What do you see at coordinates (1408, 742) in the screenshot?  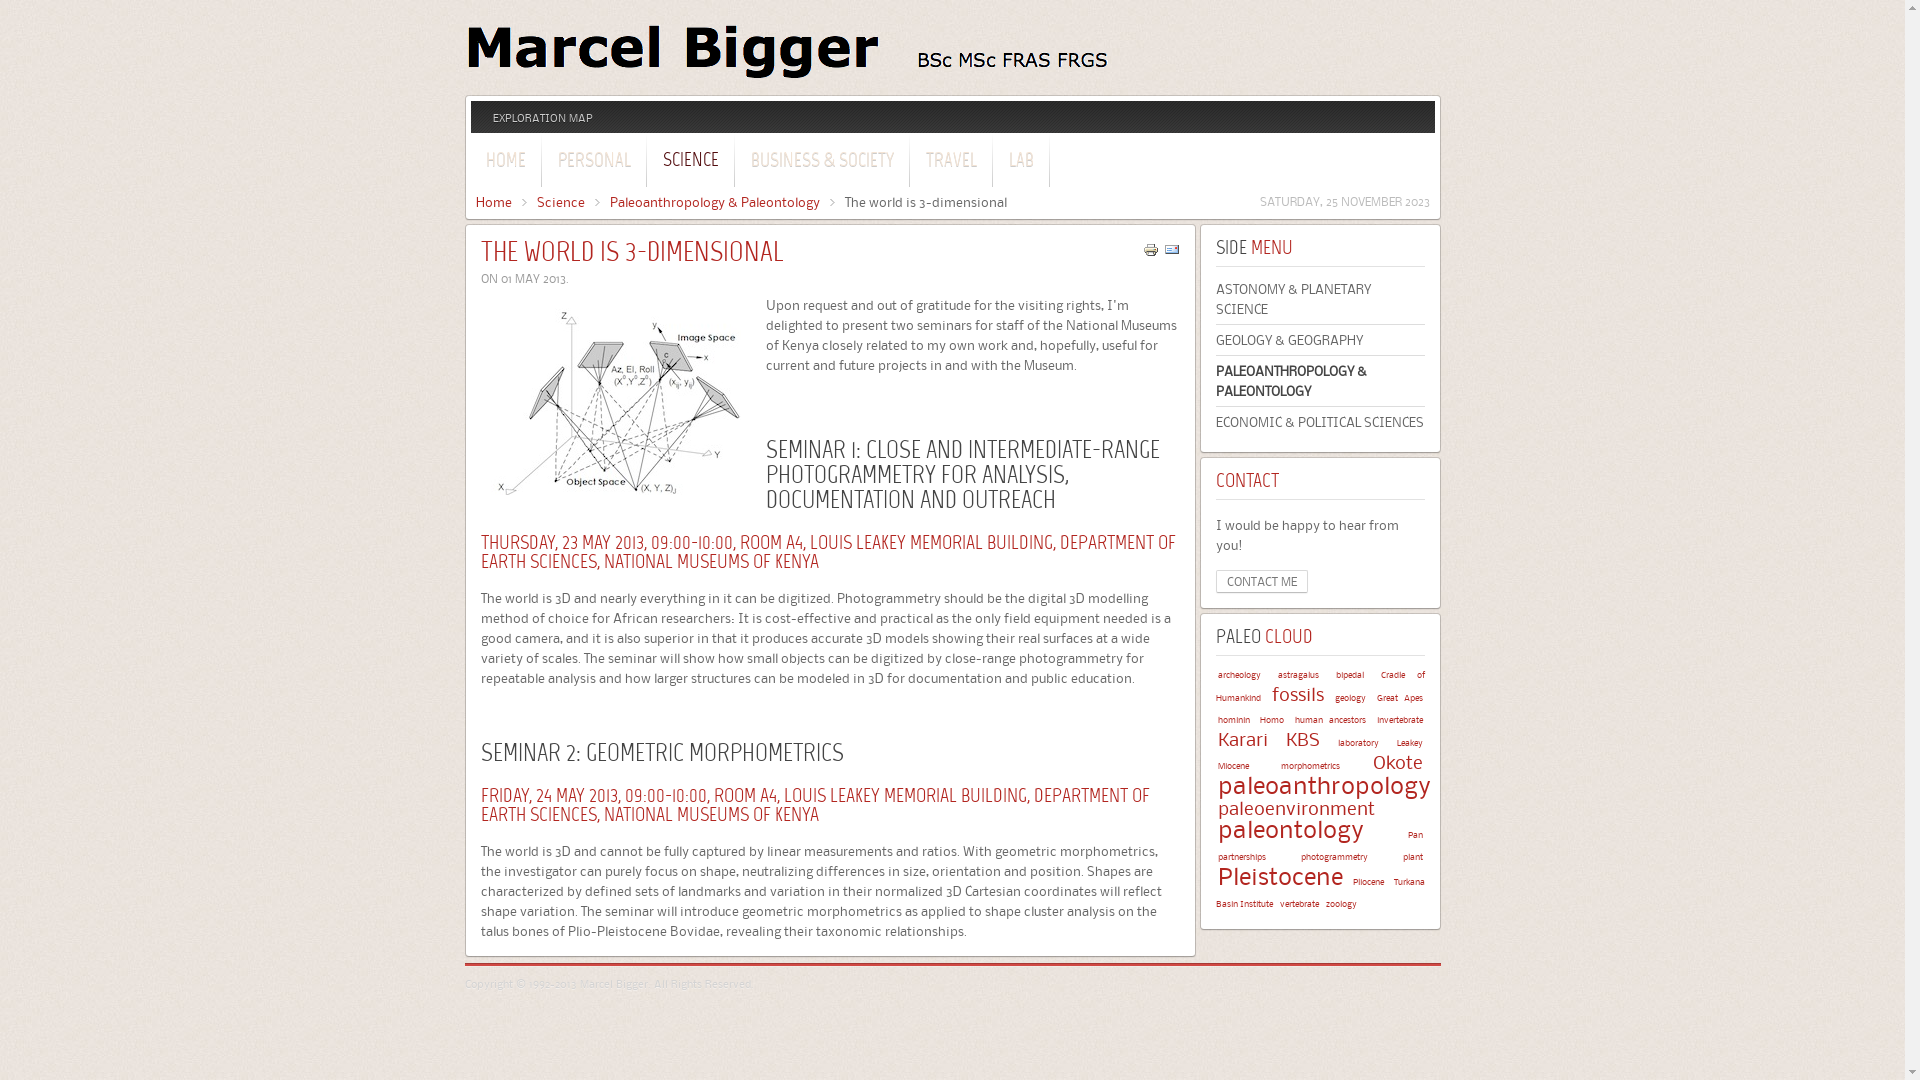 I see `'Leakey'` at bounding box center [1408, 742].